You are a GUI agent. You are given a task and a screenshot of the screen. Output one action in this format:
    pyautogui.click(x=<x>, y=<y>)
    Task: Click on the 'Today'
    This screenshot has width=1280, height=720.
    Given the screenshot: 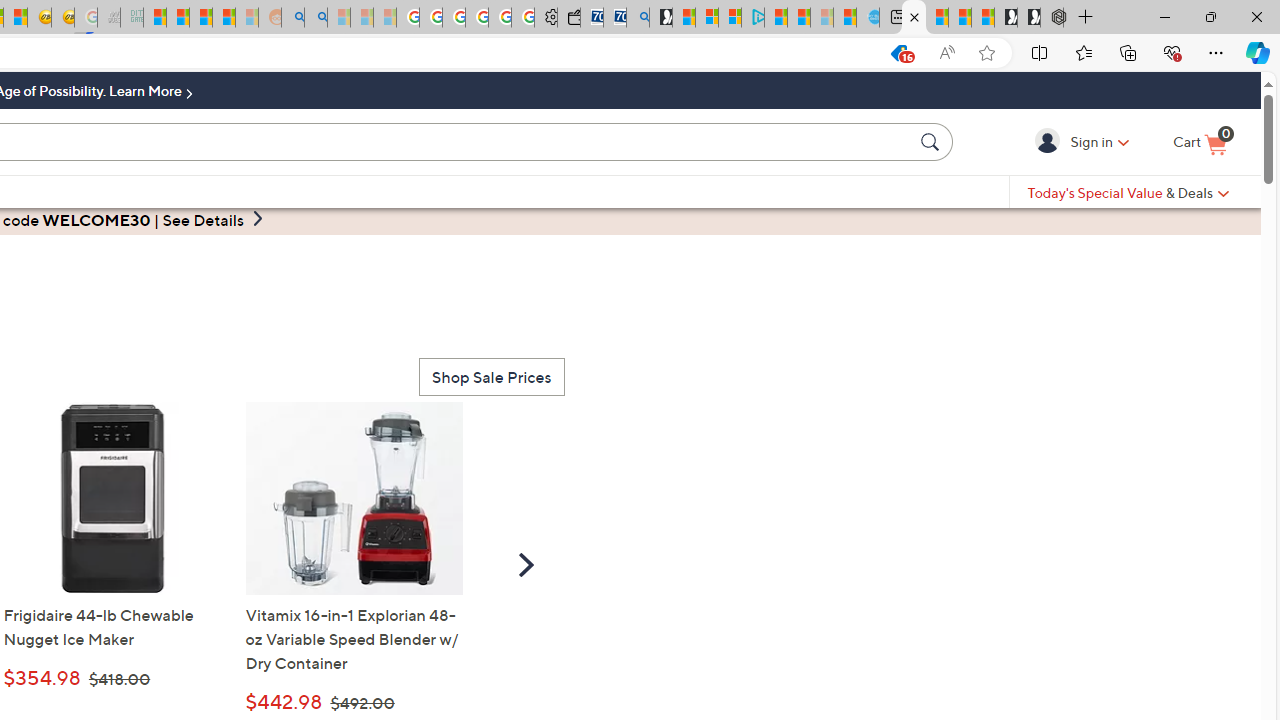 What is the action you would take?
    pyautogui.click(x=1128, y=192)
    